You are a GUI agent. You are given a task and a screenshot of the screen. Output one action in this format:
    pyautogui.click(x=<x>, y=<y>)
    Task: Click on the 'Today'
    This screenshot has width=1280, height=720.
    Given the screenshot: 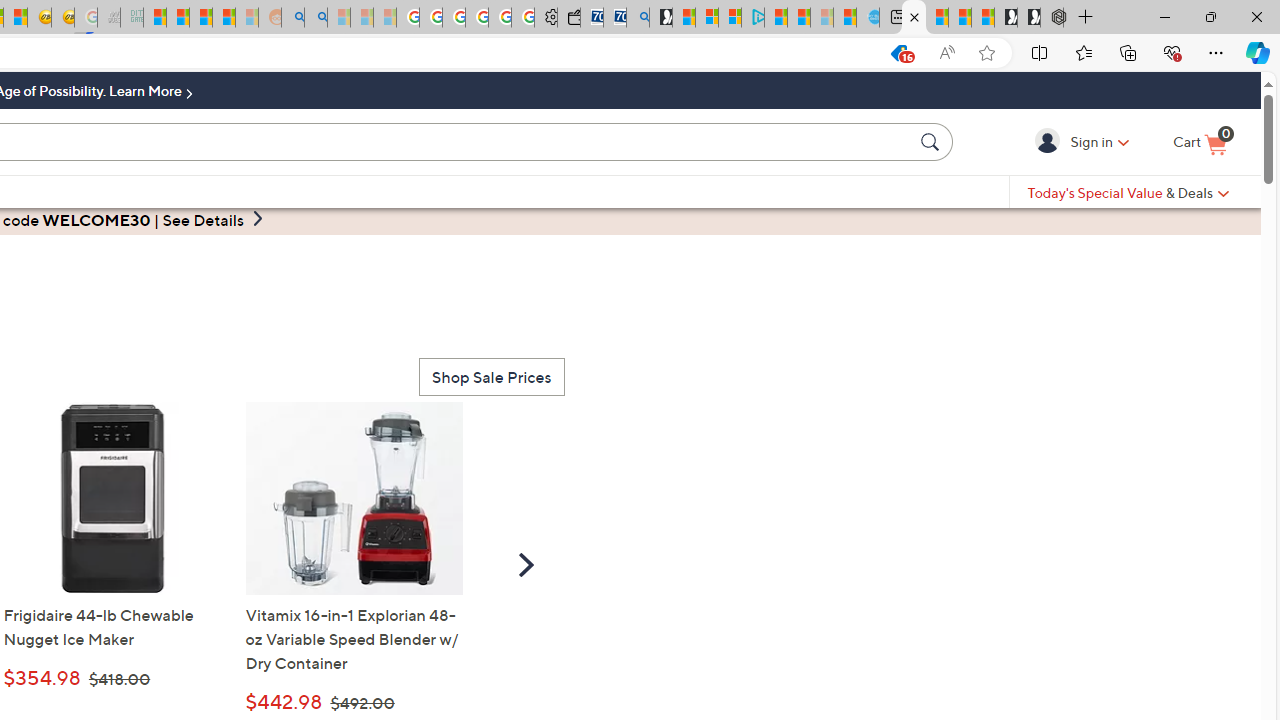 What is the action you would take?
    pyautogui.click(x=1128, y=192)
    